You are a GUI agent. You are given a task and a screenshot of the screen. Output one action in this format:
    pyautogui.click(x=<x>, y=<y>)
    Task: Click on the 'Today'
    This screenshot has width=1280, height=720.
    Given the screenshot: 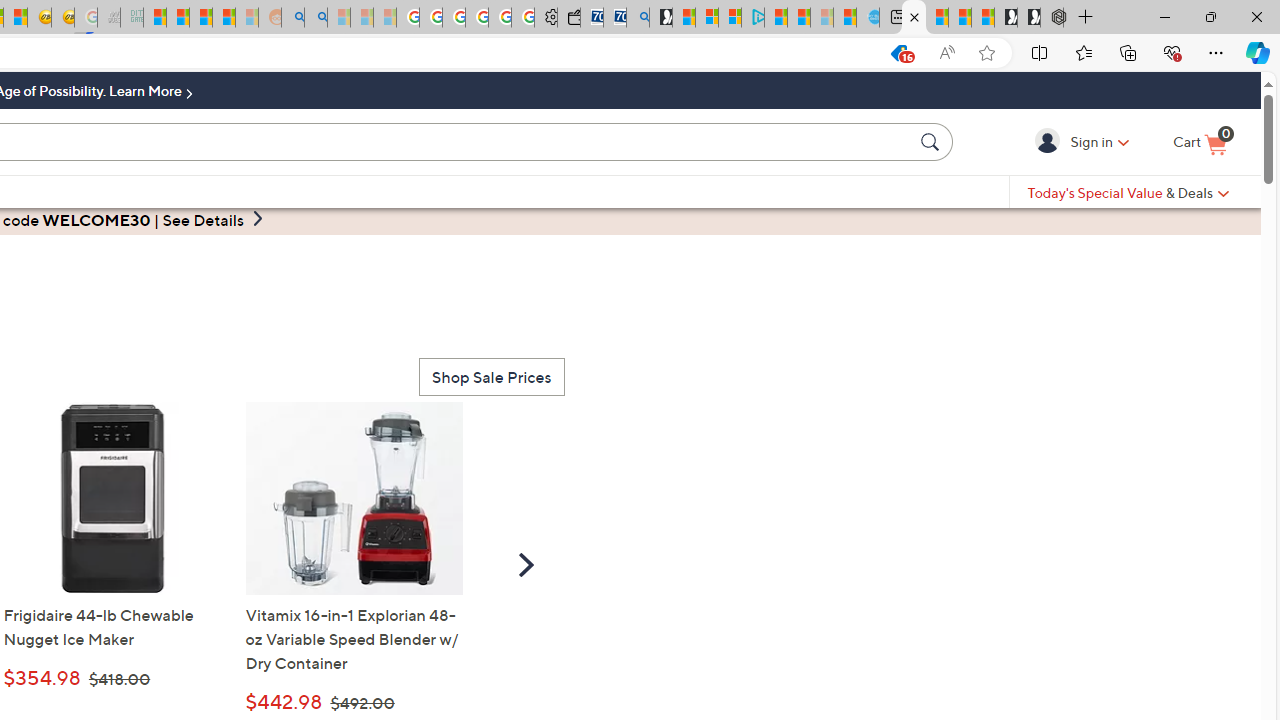 What is the action you would take?
    pyautogui.click(x=1128, y=192)
    